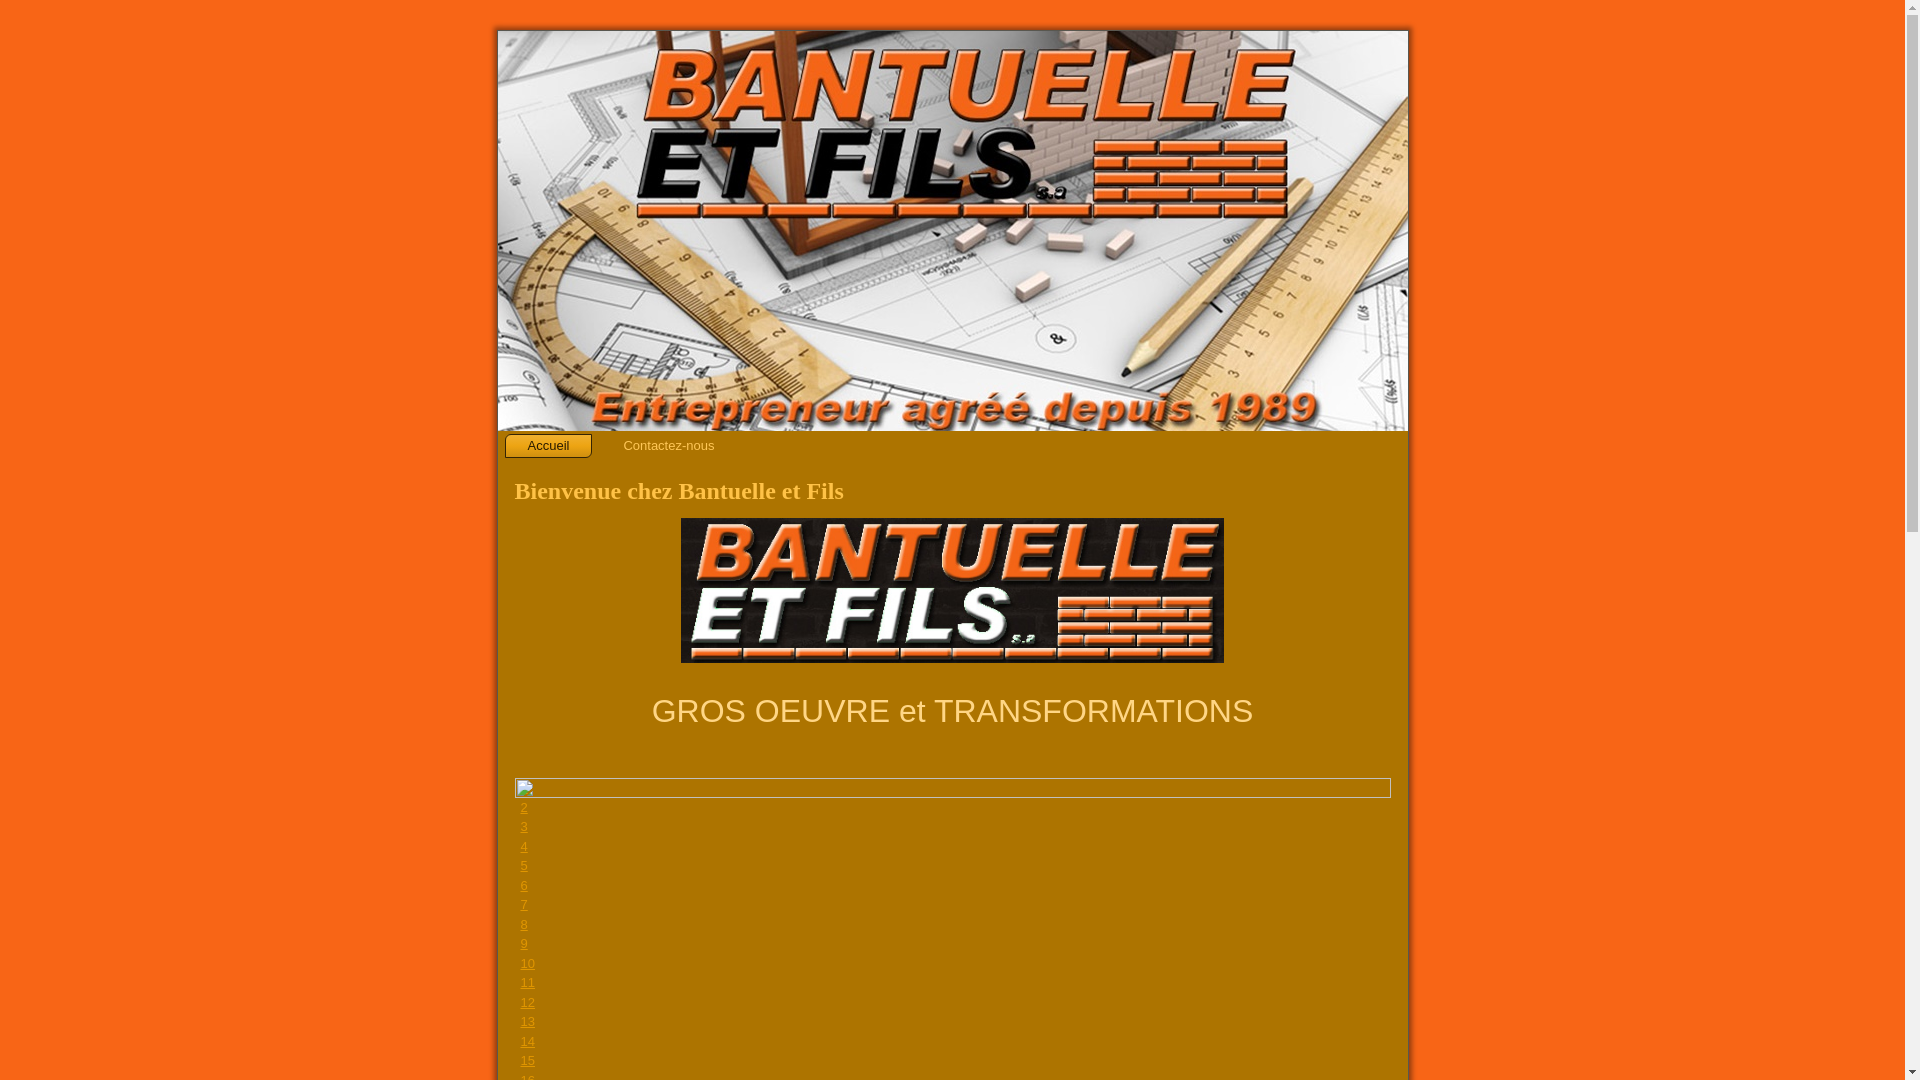 This screenshot has height=1080, width=1920. I want to click on '11', so click(527, 981).